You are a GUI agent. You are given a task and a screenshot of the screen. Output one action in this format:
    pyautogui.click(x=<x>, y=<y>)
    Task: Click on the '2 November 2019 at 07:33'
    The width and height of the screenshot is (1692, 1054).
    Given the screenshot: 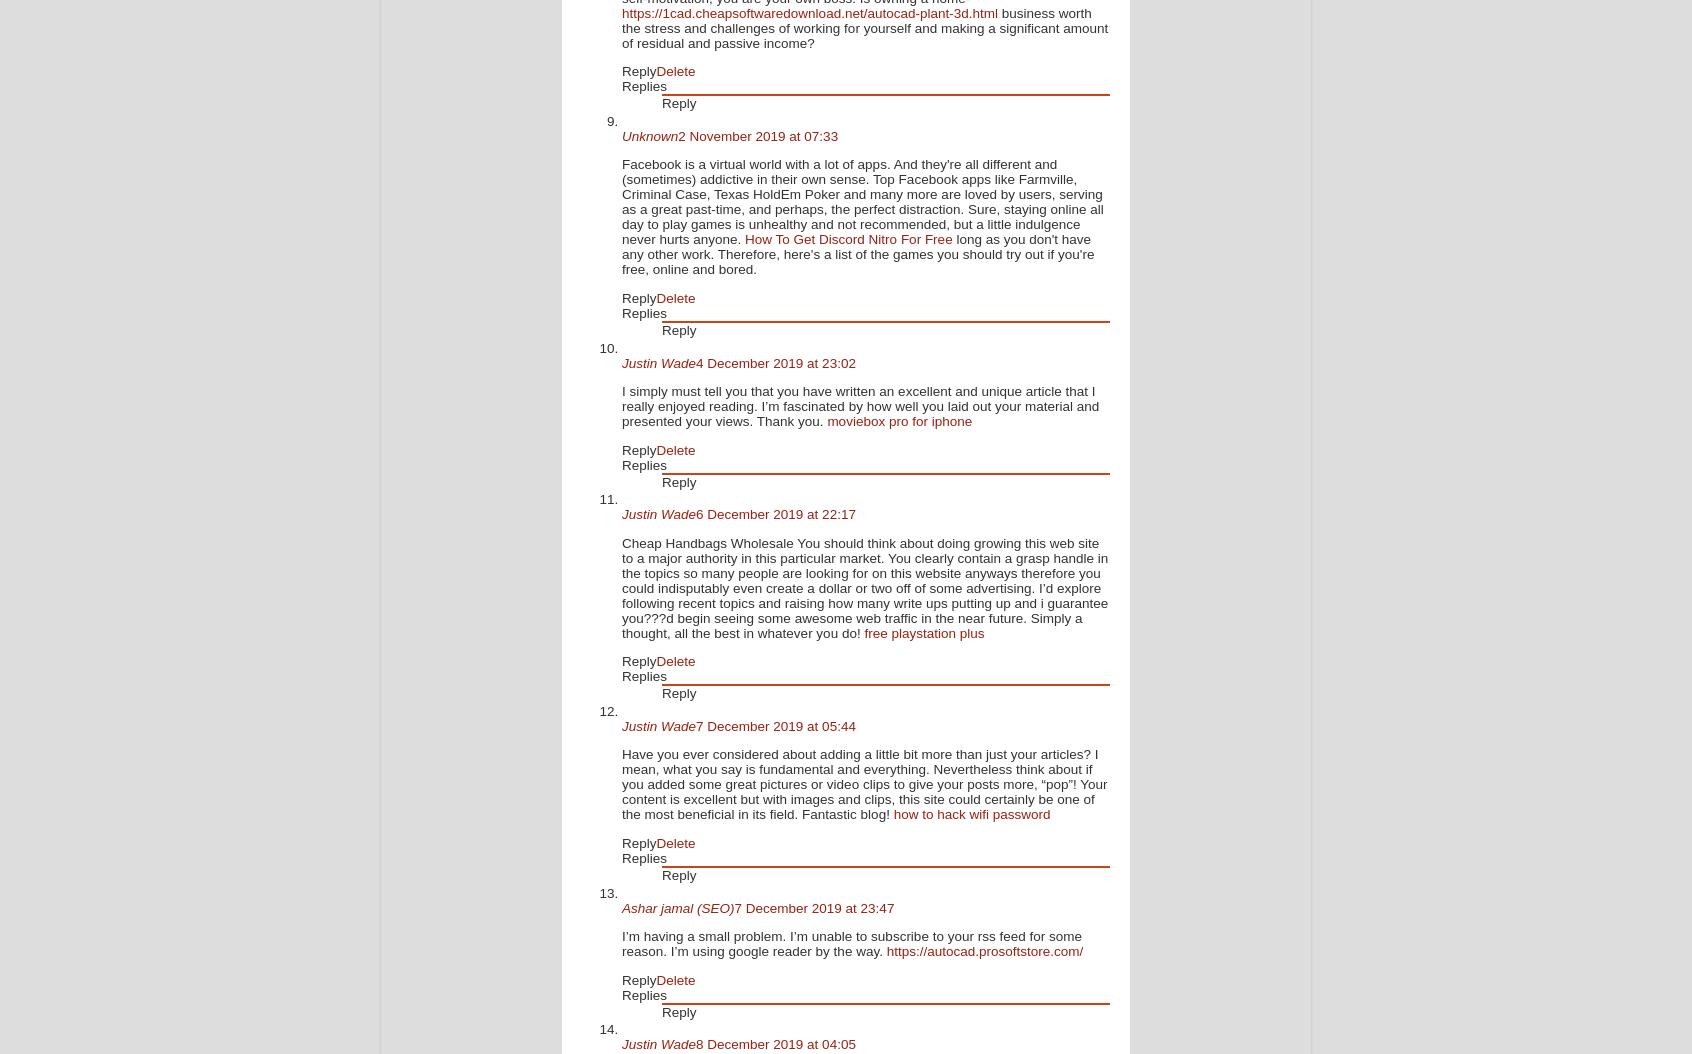 What is the action you would take?
    pyautogui.click(x=757, y=135)
    